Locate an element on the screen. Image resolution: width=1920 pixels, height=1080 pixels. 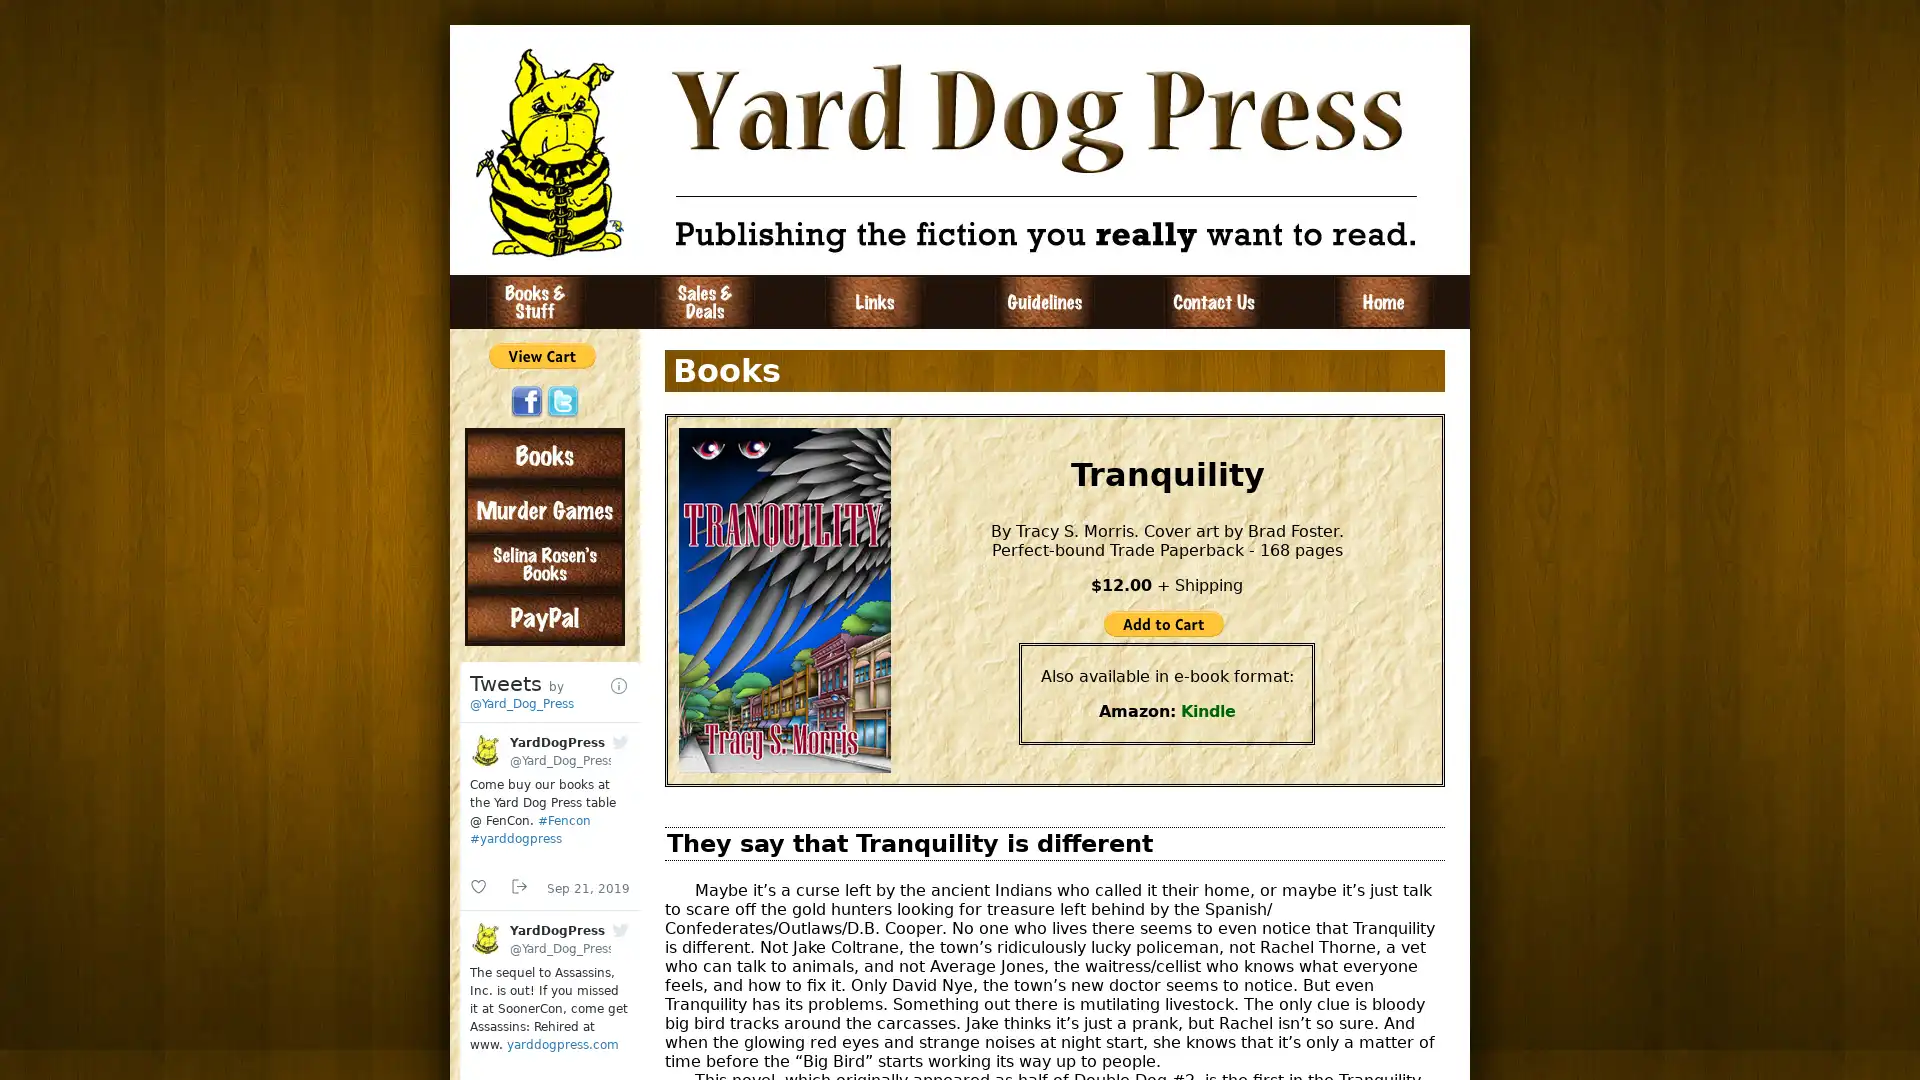
PayPal - The safer, easier way to pay online is located at coordinates (542, 354).